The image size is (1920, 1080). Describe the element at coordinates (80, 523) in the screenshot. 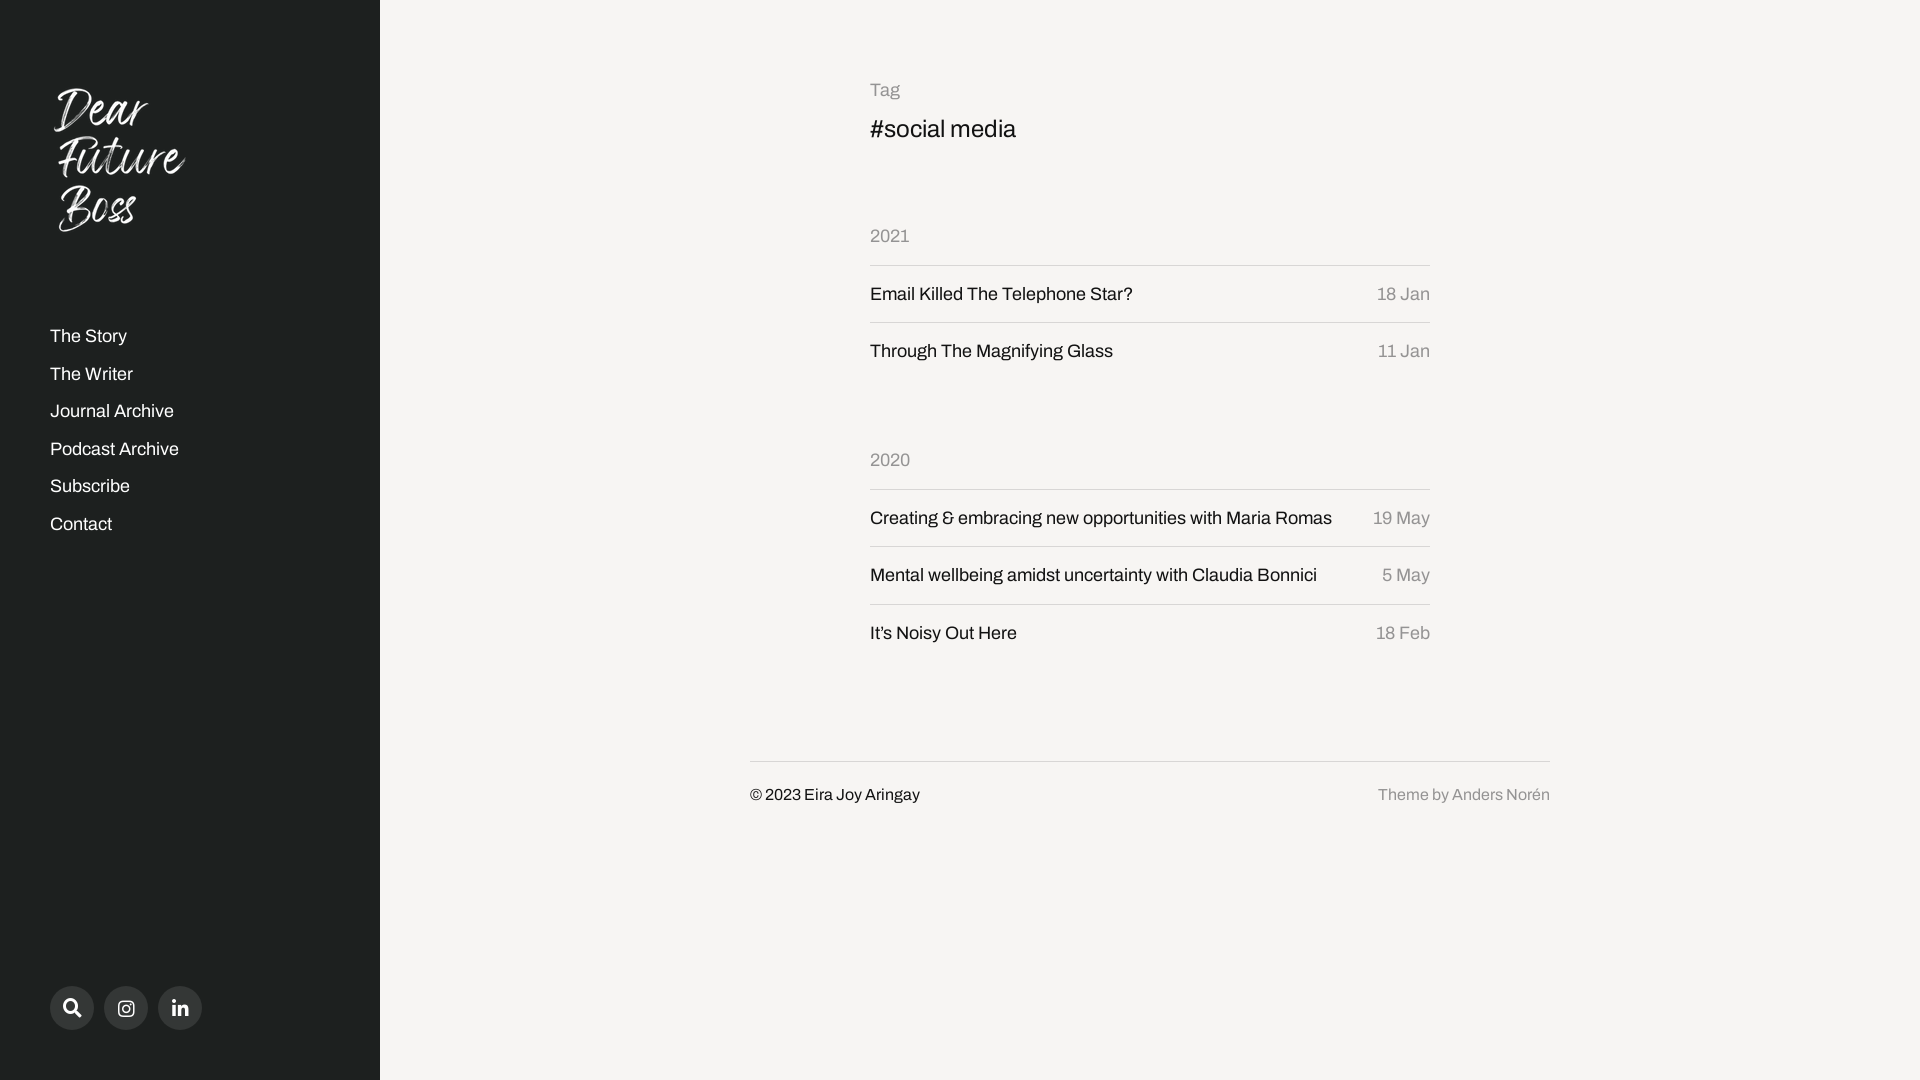

I see `'Contact'` at that location.